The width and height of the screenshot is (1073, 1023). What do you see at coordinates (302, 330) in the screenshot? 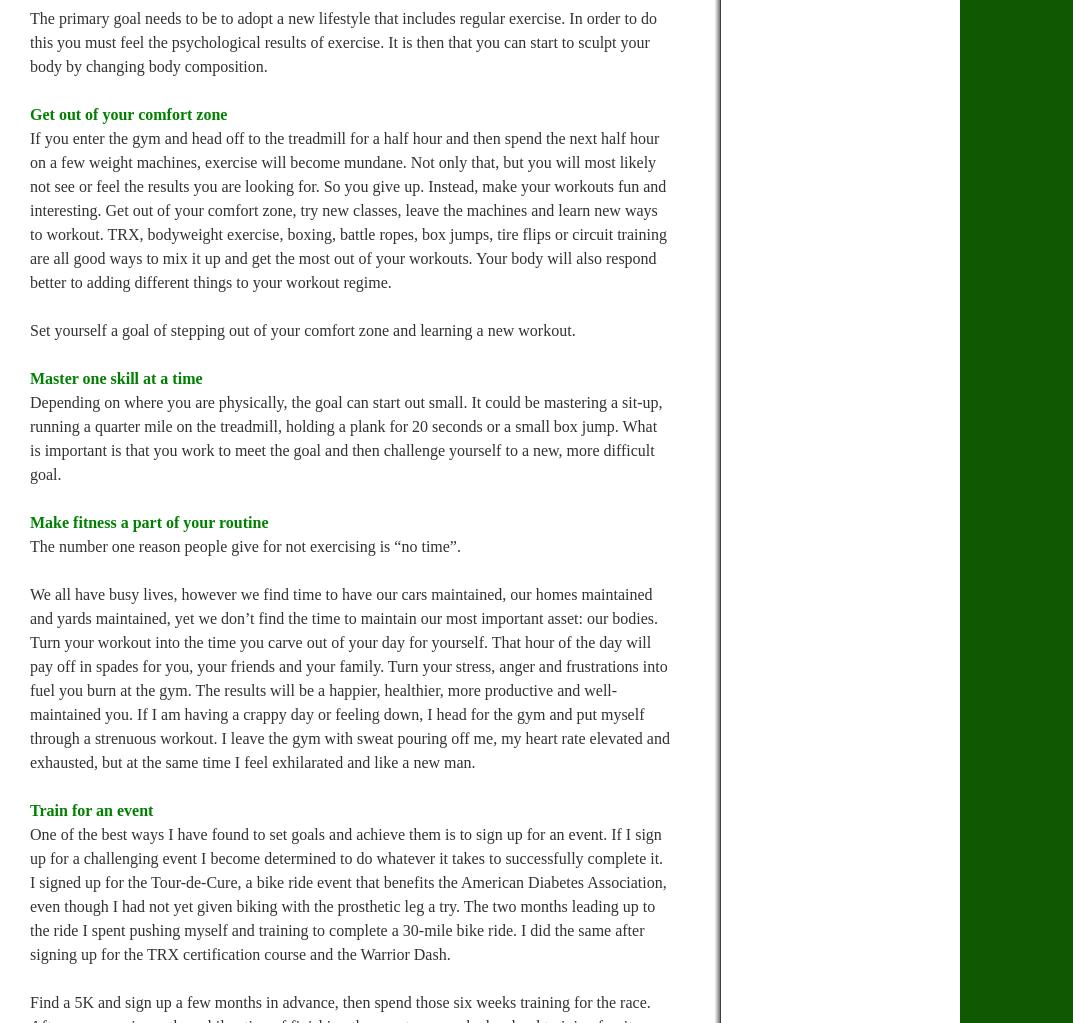
I see `'Set yourself a goal of stepping out of your comfort zone and learning a new workout.'` at bounding box center [302, 330].